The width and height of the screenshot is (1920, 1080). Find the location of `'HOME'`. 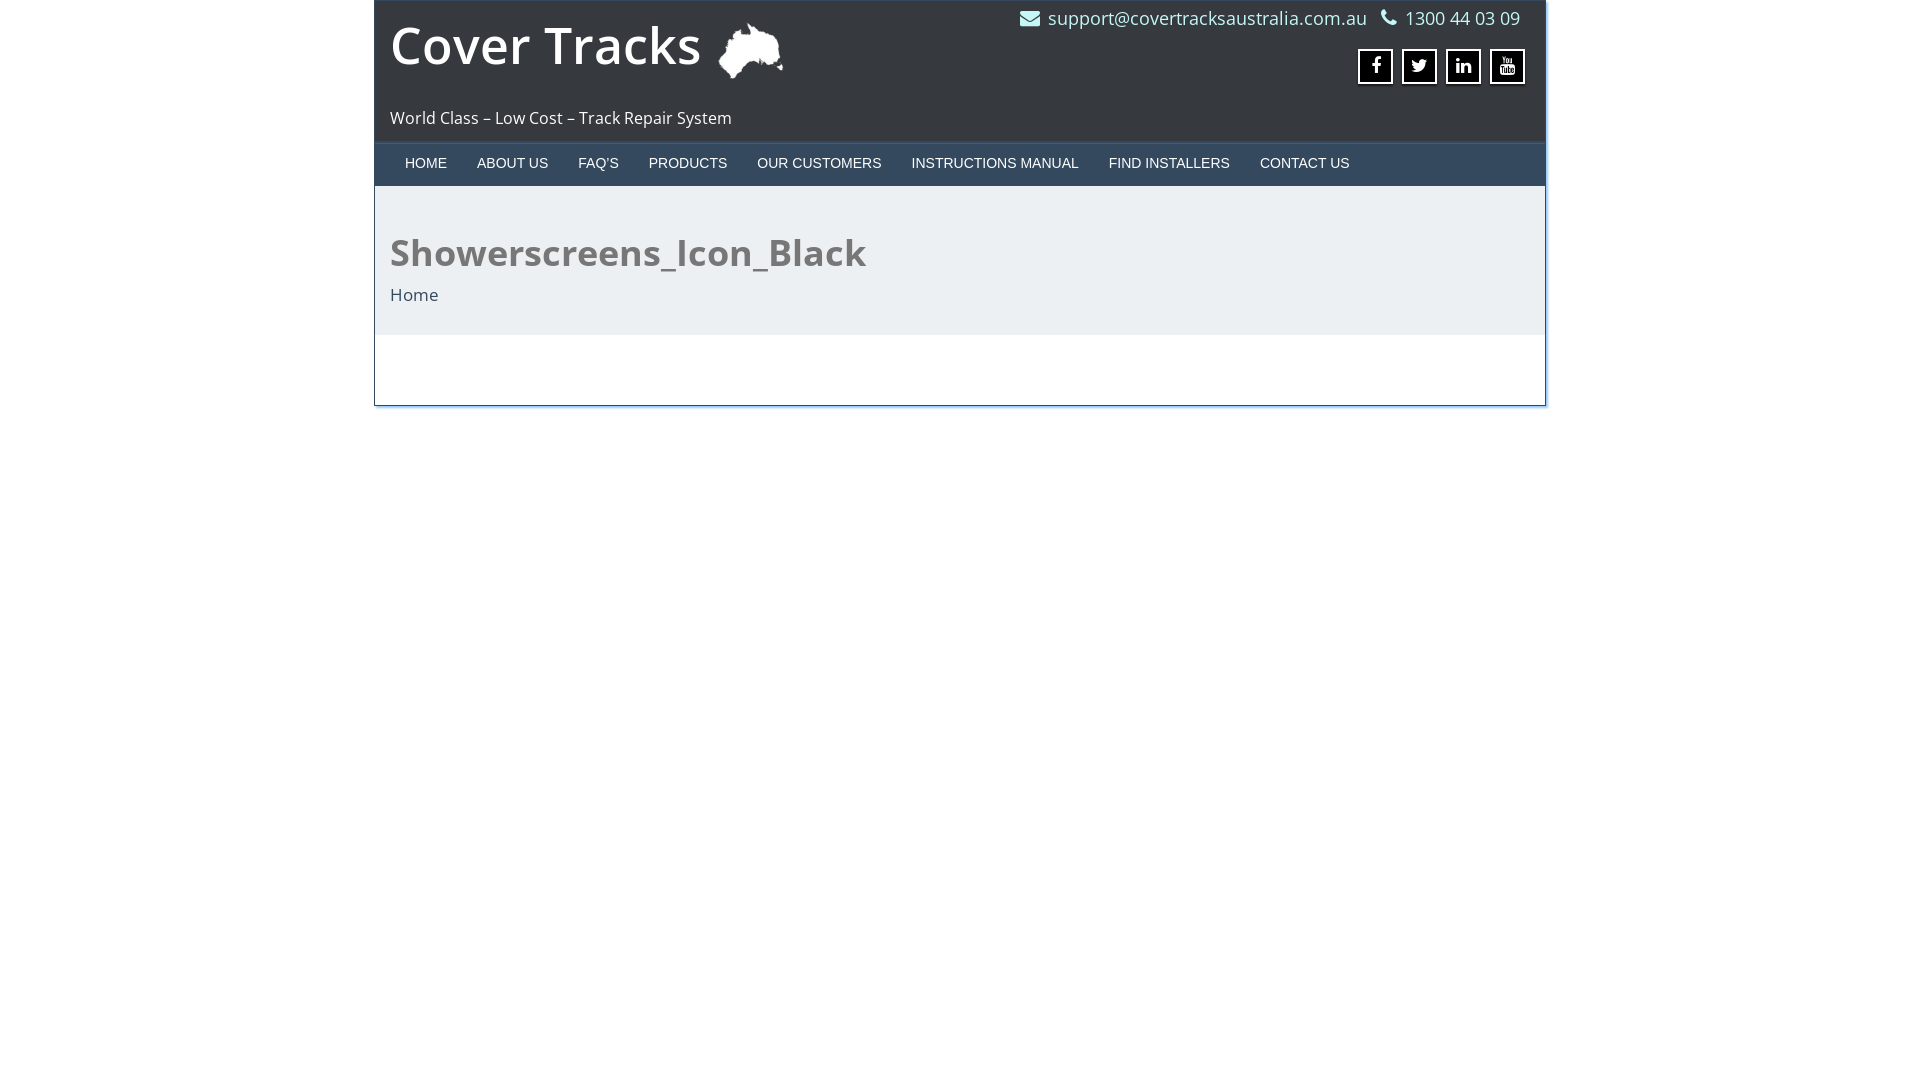

'HOME' is located at coordinates (389, 161).